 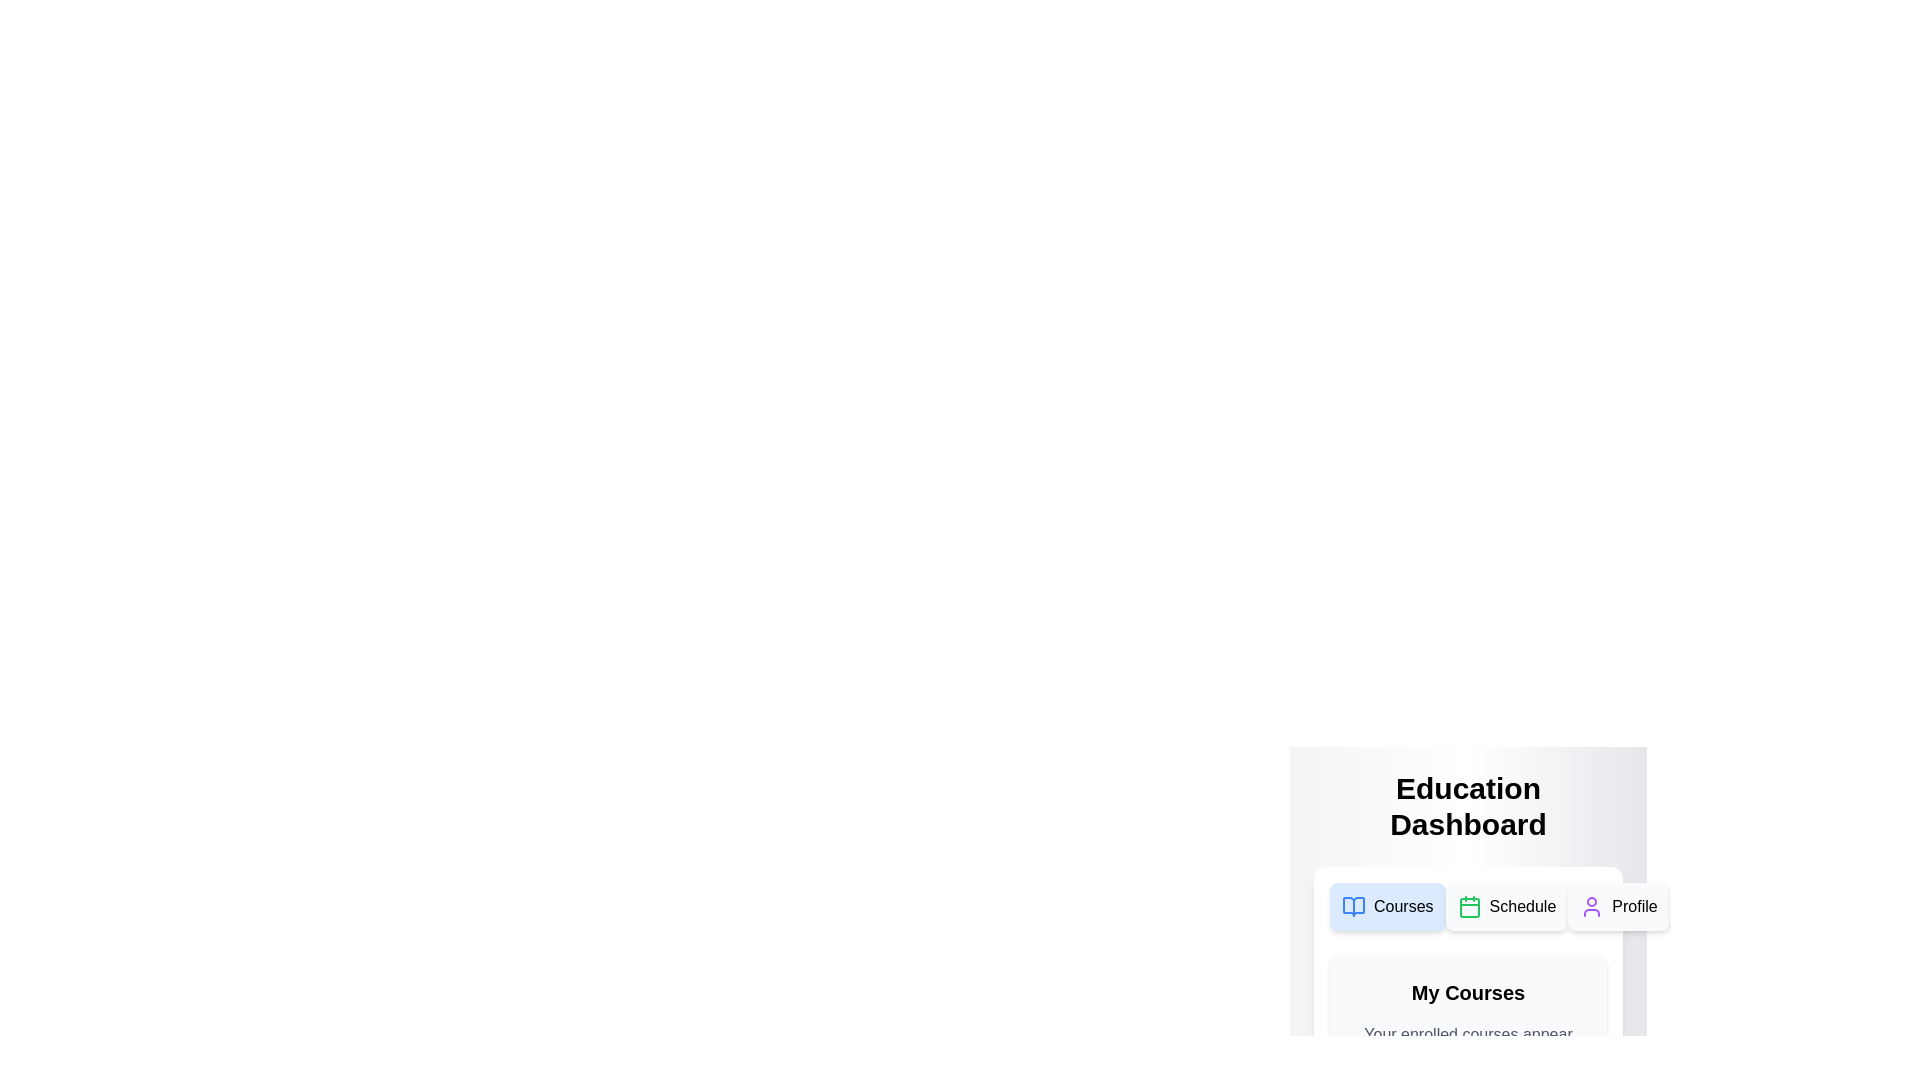 What do you see at coordinates (1402, 906) in the screenshot?
I see `text displayed in the label of the button that navigates to the courses section, located near the top center-right of the interface, to the right of an open book icon` at bounding box center [1402, 906].